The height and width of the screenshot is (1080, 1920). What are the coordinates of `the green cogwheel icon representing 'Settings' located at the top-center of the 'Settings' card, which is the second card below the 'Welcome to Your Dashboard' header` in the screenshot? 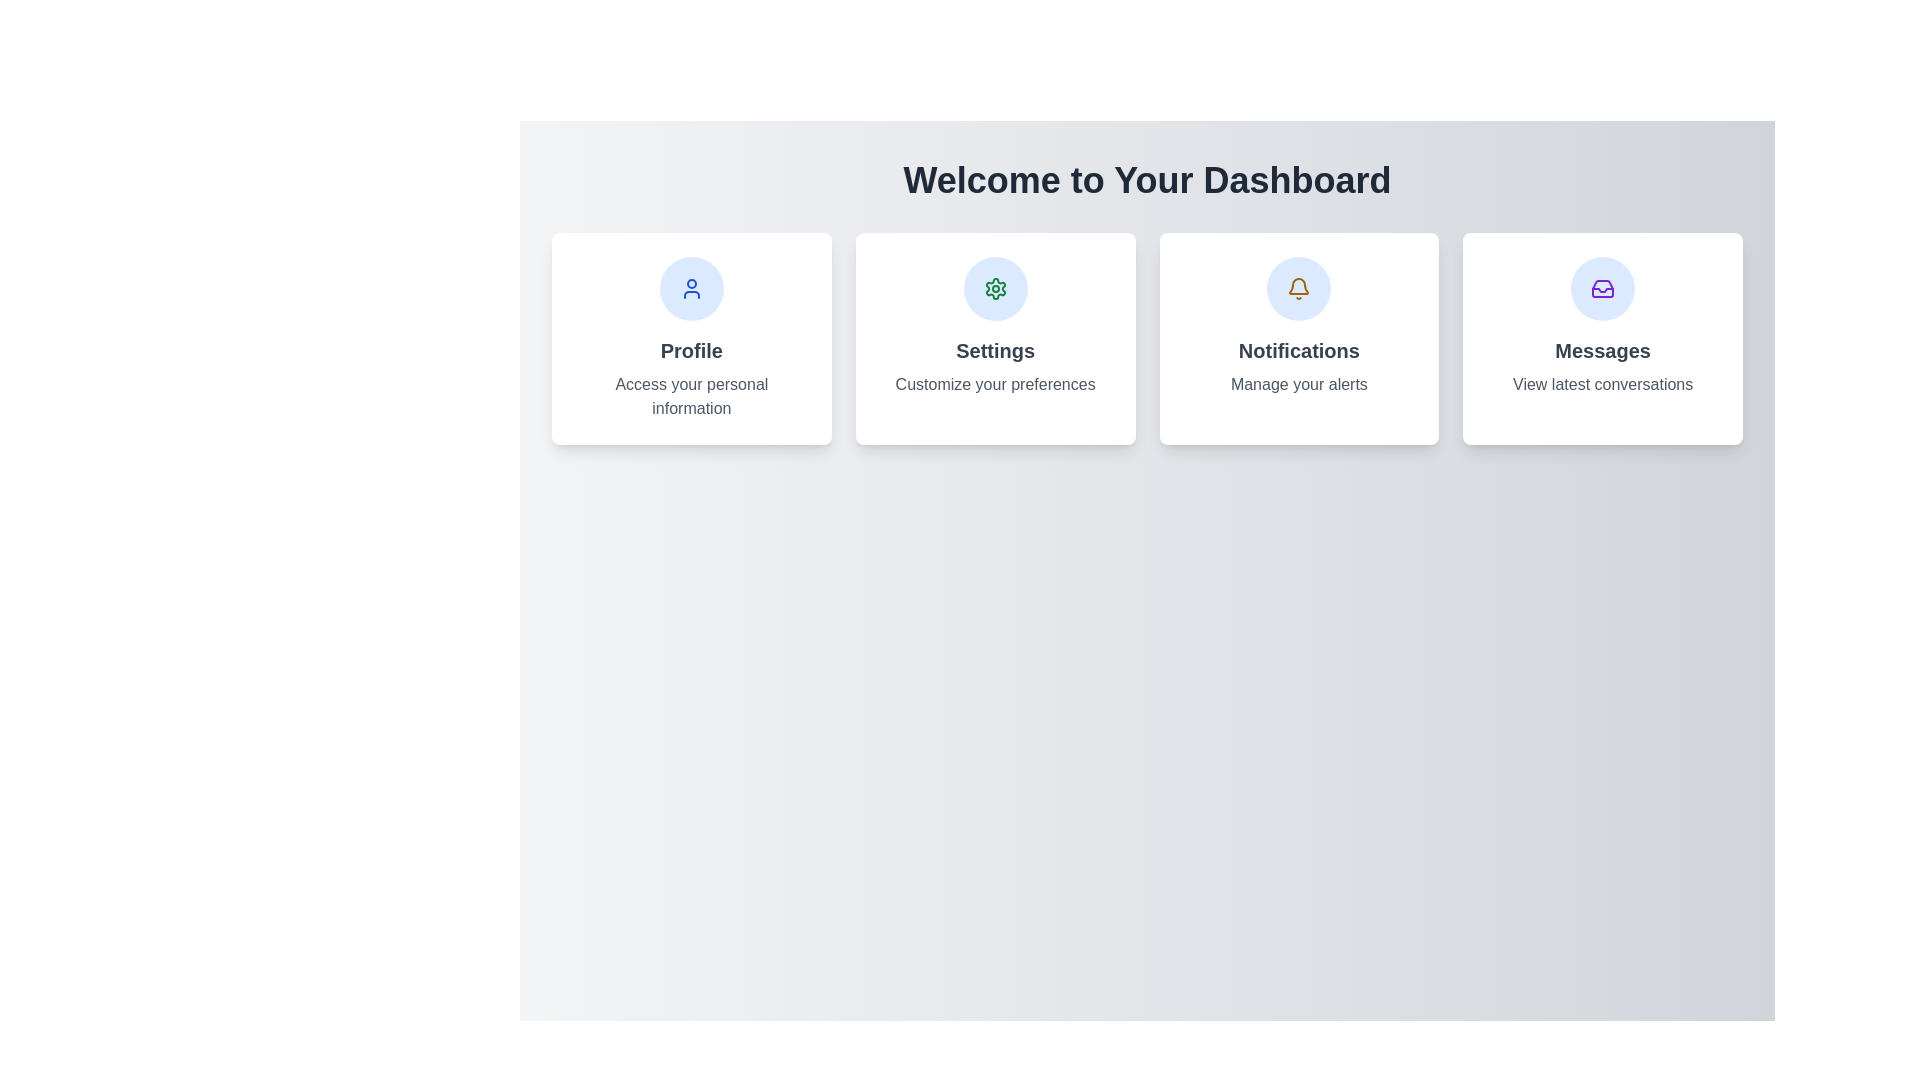 It's located at (995, 289).